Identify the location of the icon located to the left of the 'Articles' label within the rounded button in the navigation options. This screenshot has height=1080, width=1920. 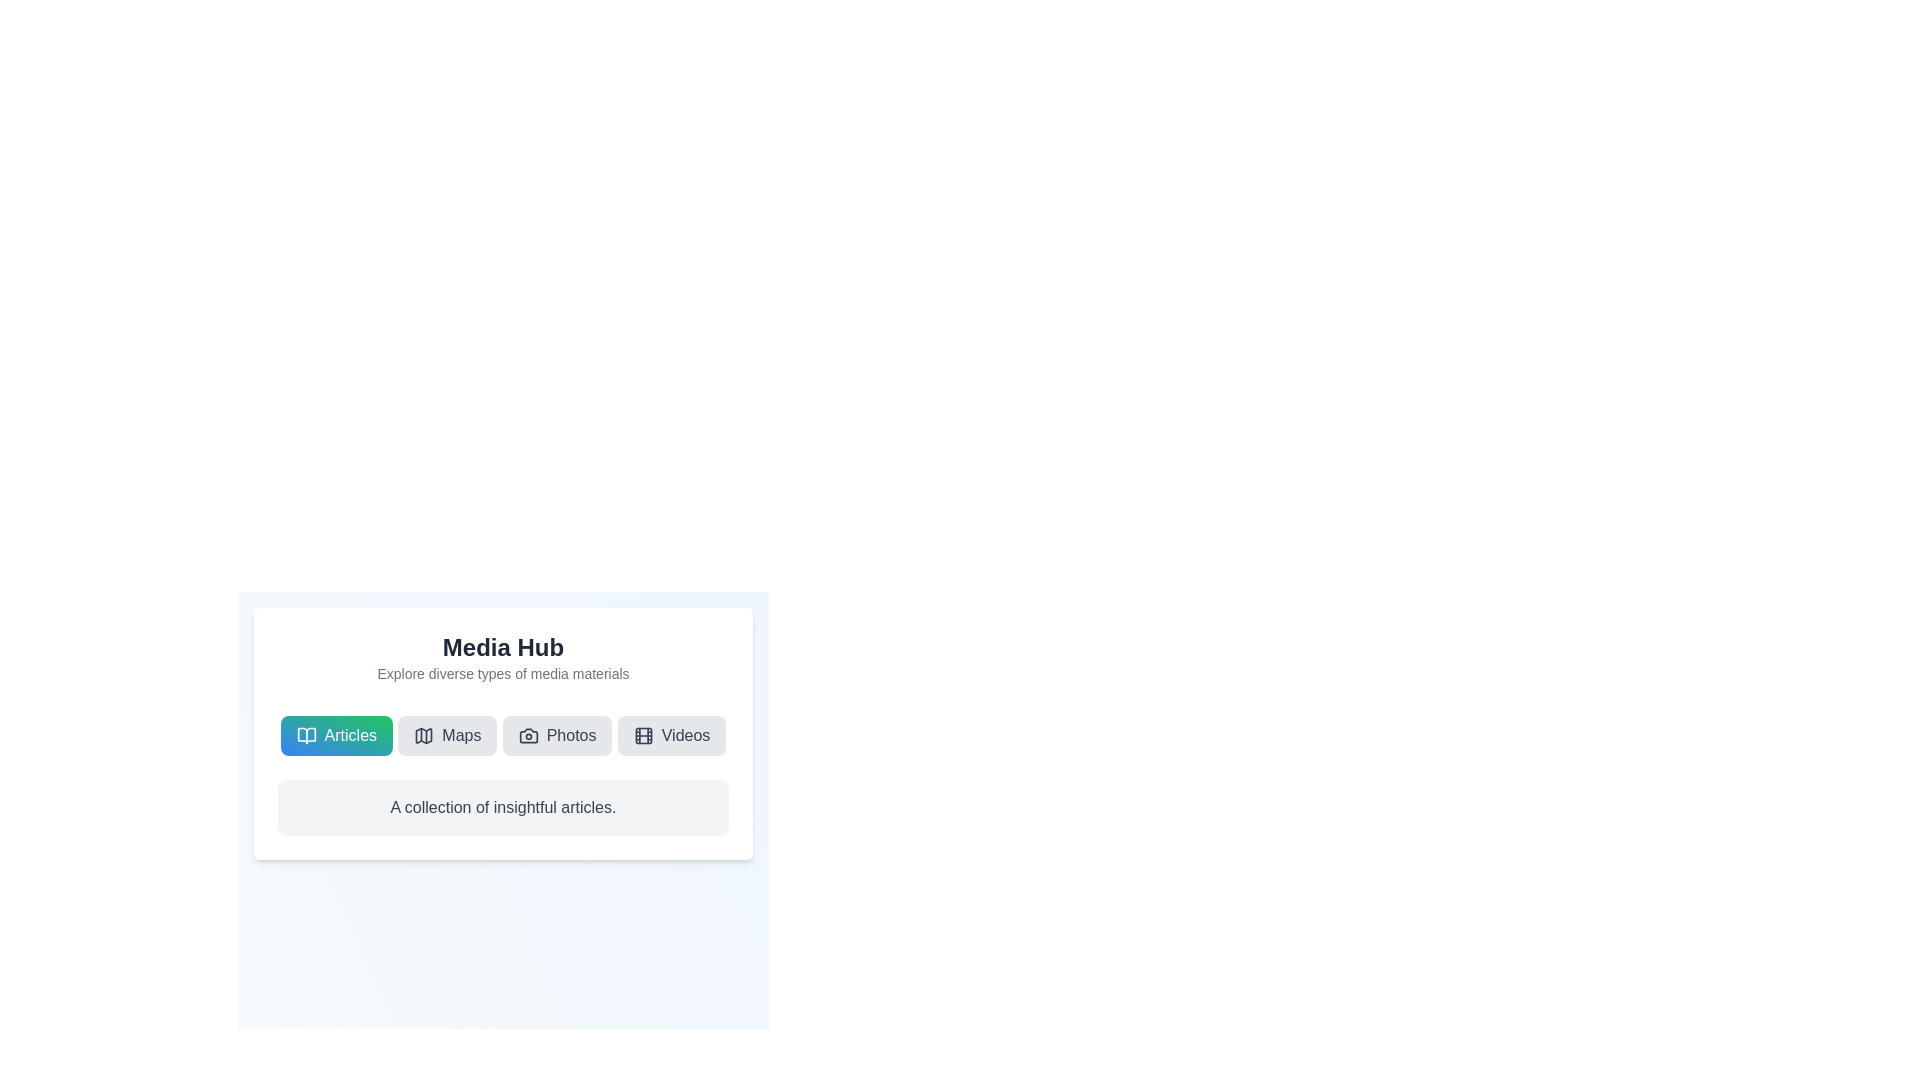
(305, 736).